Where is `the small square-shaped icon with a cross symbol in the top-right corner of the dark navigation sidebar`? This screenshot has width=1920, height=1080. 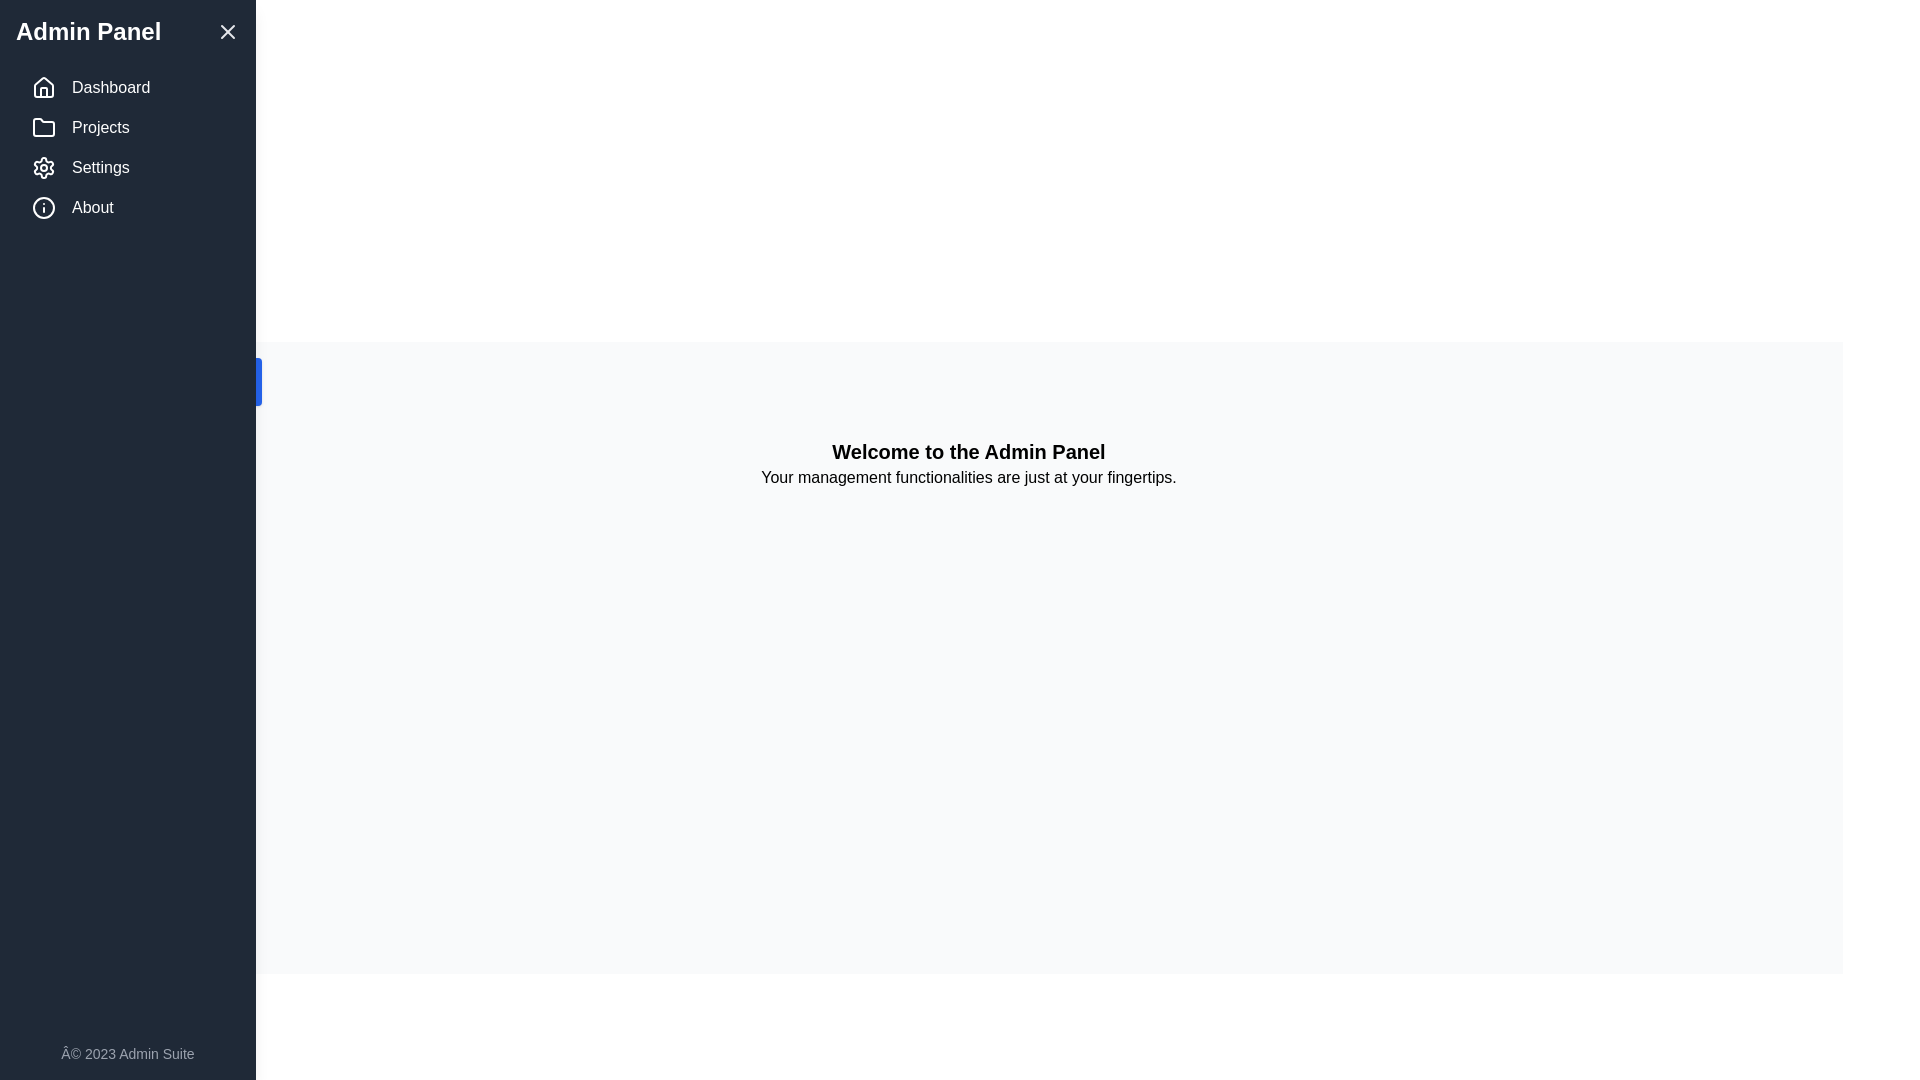
the small square-shaped icon with a cross symbol in the top-right corner of the dark navigation sidebar is located at coordinates (227, 31).